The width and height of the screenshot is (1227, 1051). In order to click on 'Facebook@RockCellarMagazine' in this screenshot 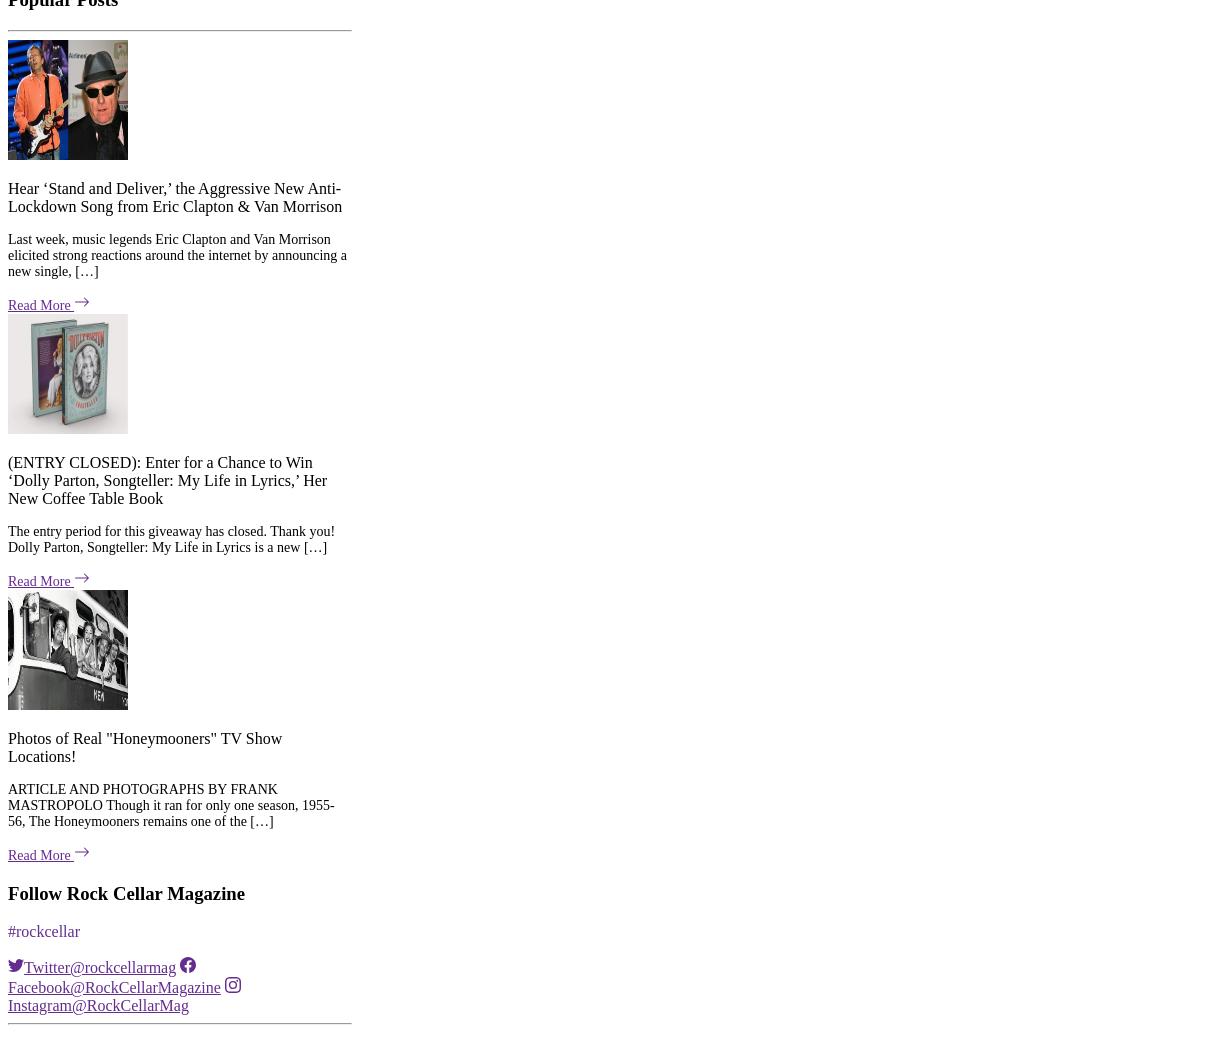, I will do `click(113, 687)`.